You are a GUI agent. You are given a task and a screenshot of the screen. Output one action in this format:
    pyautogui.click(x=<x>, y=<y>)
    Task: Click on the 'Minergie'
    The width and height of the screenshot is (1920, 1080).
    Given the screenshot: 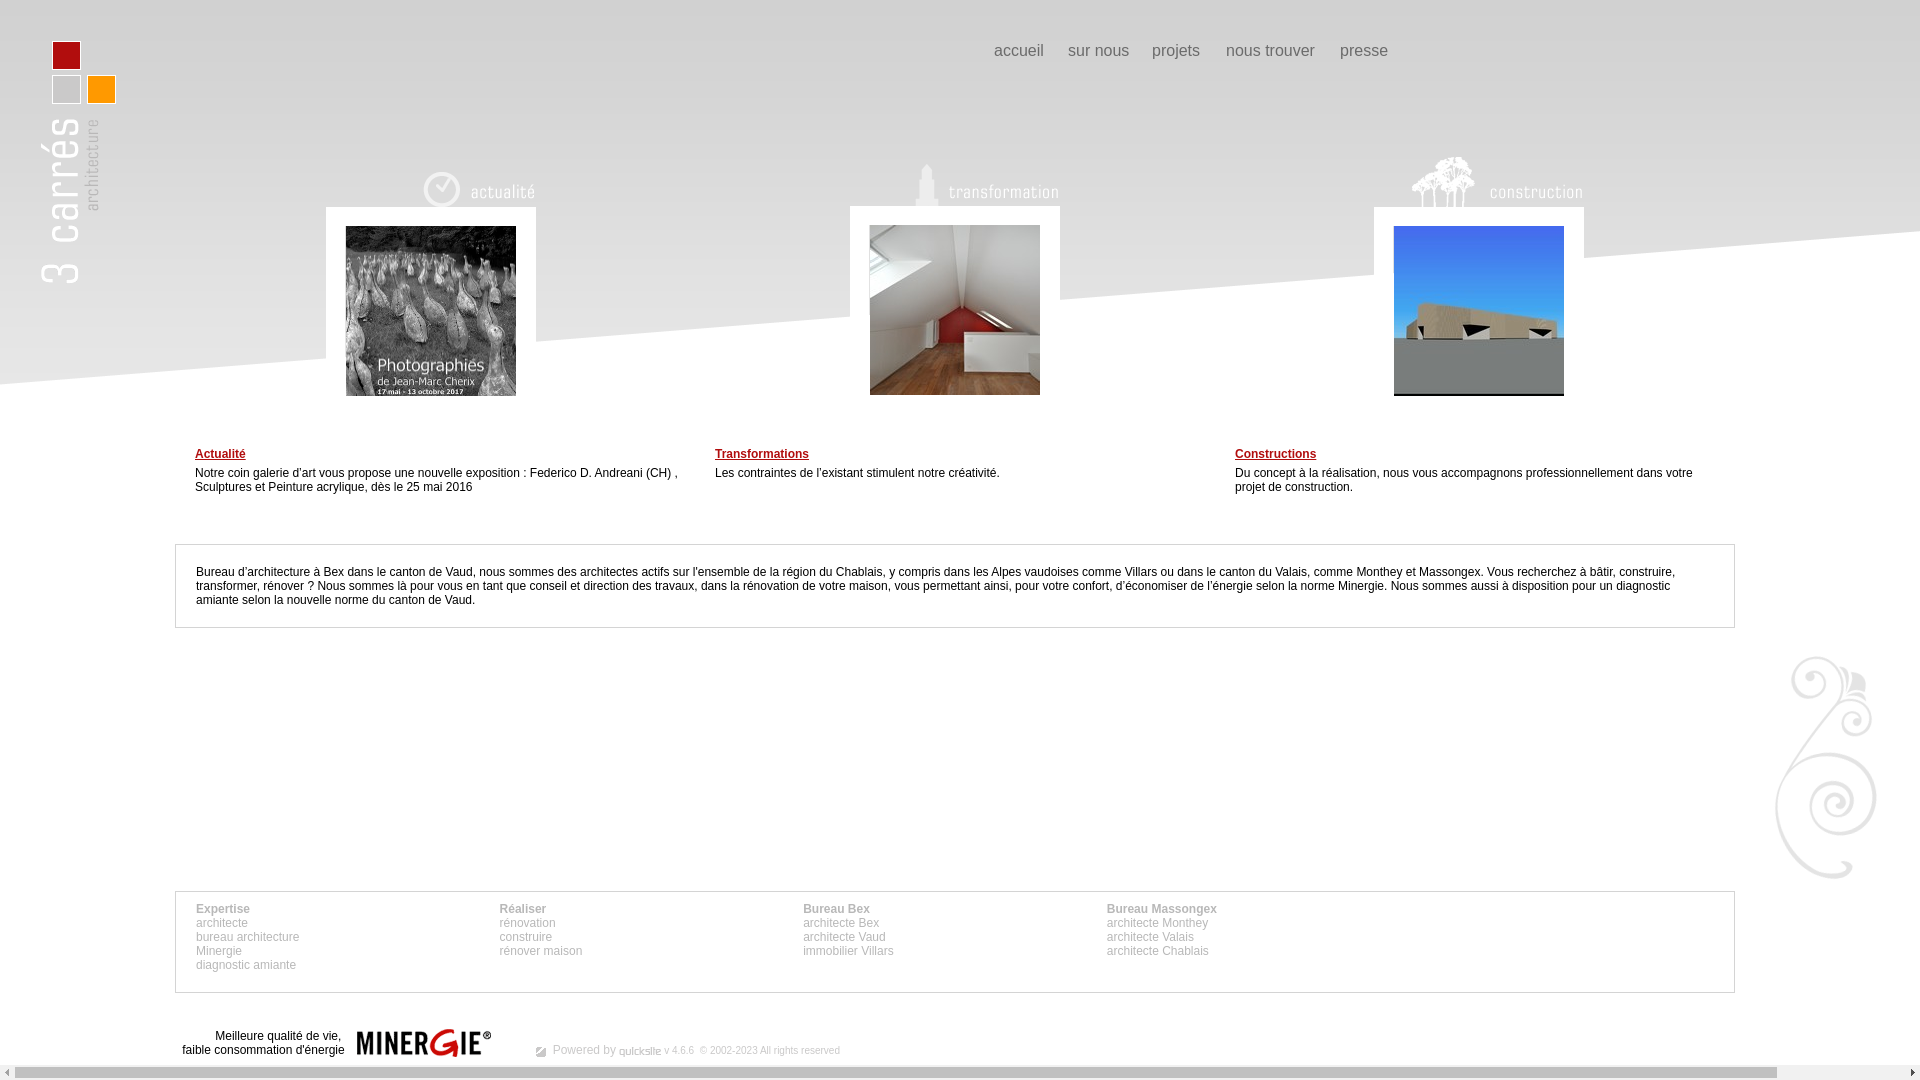 What is the action you would take?
    pyautogui.click(x=219, y=950)
    